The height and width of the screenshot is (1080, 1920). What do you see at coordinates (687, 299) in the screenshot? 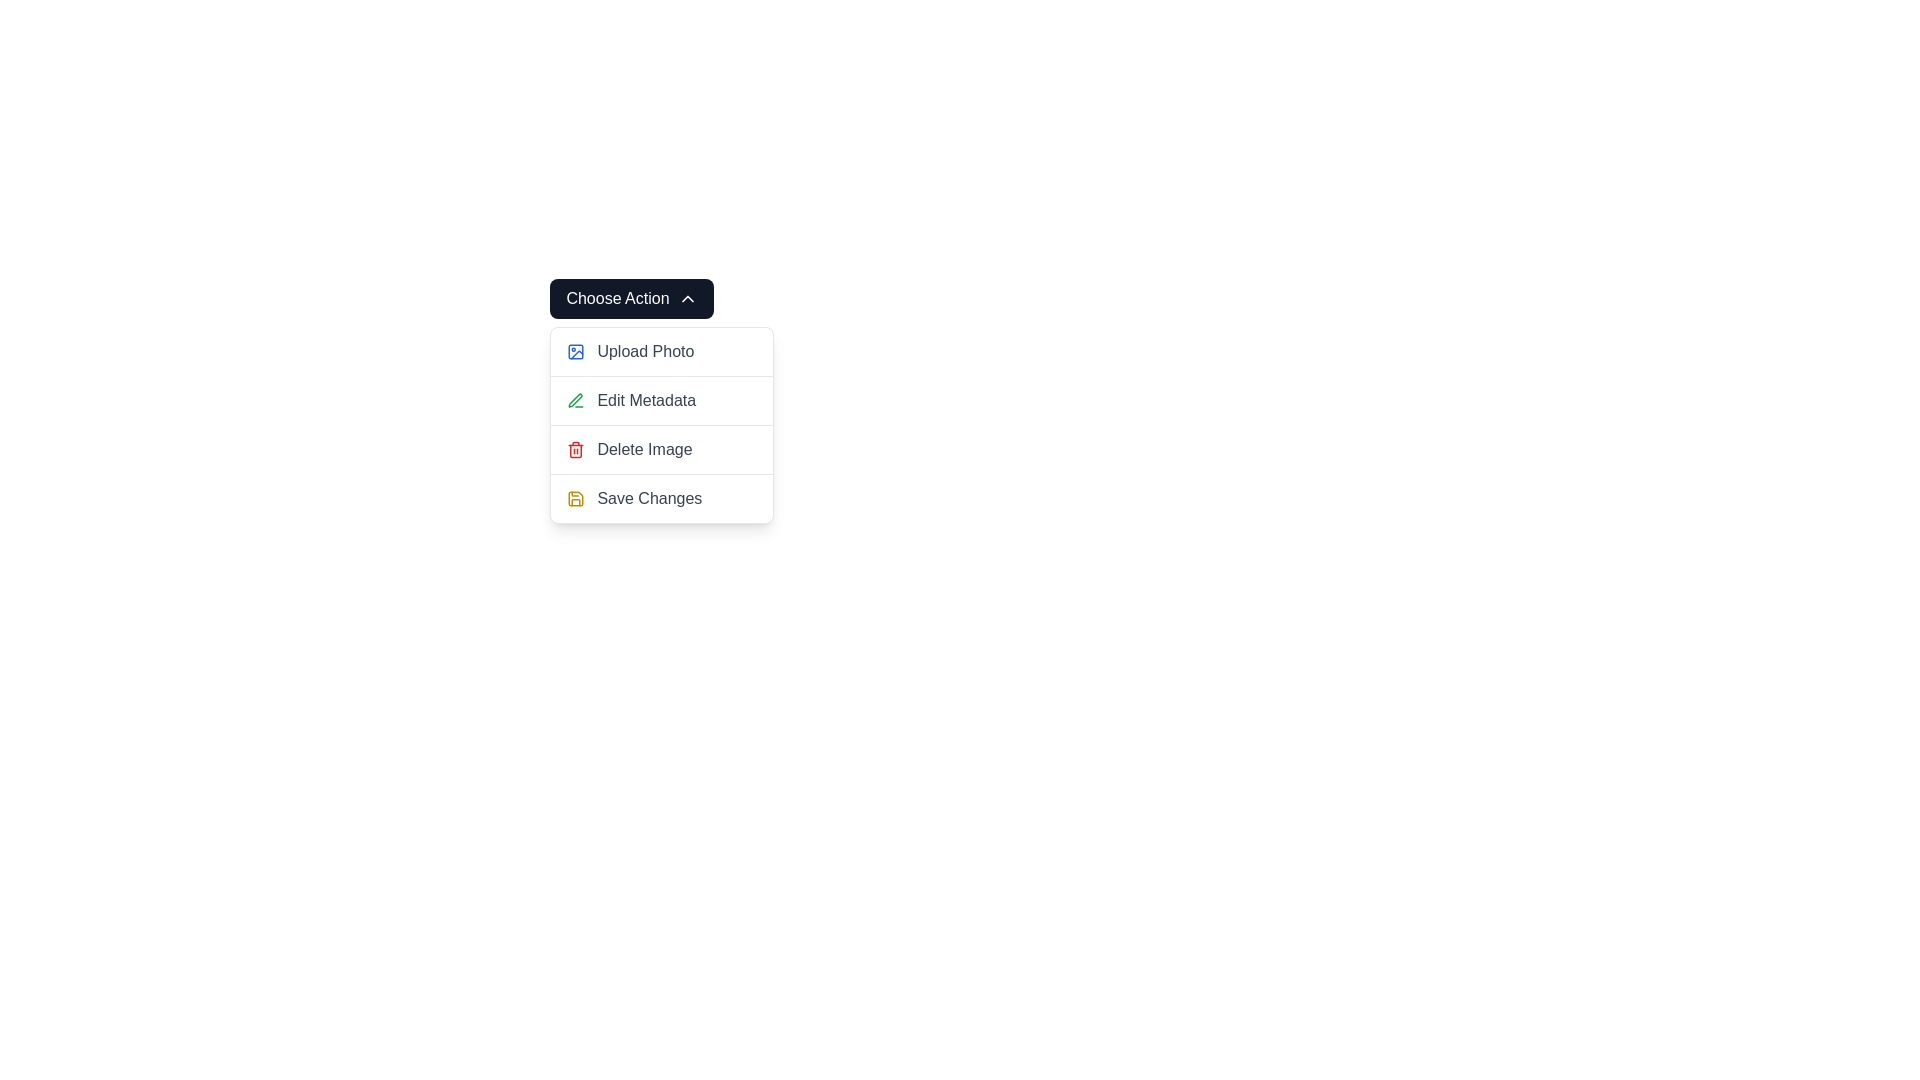
I see `the upward-pointing chevron icon located inside the 'Choose Action' button at the top of the dropdown menu` at bounding box center [687, 299].